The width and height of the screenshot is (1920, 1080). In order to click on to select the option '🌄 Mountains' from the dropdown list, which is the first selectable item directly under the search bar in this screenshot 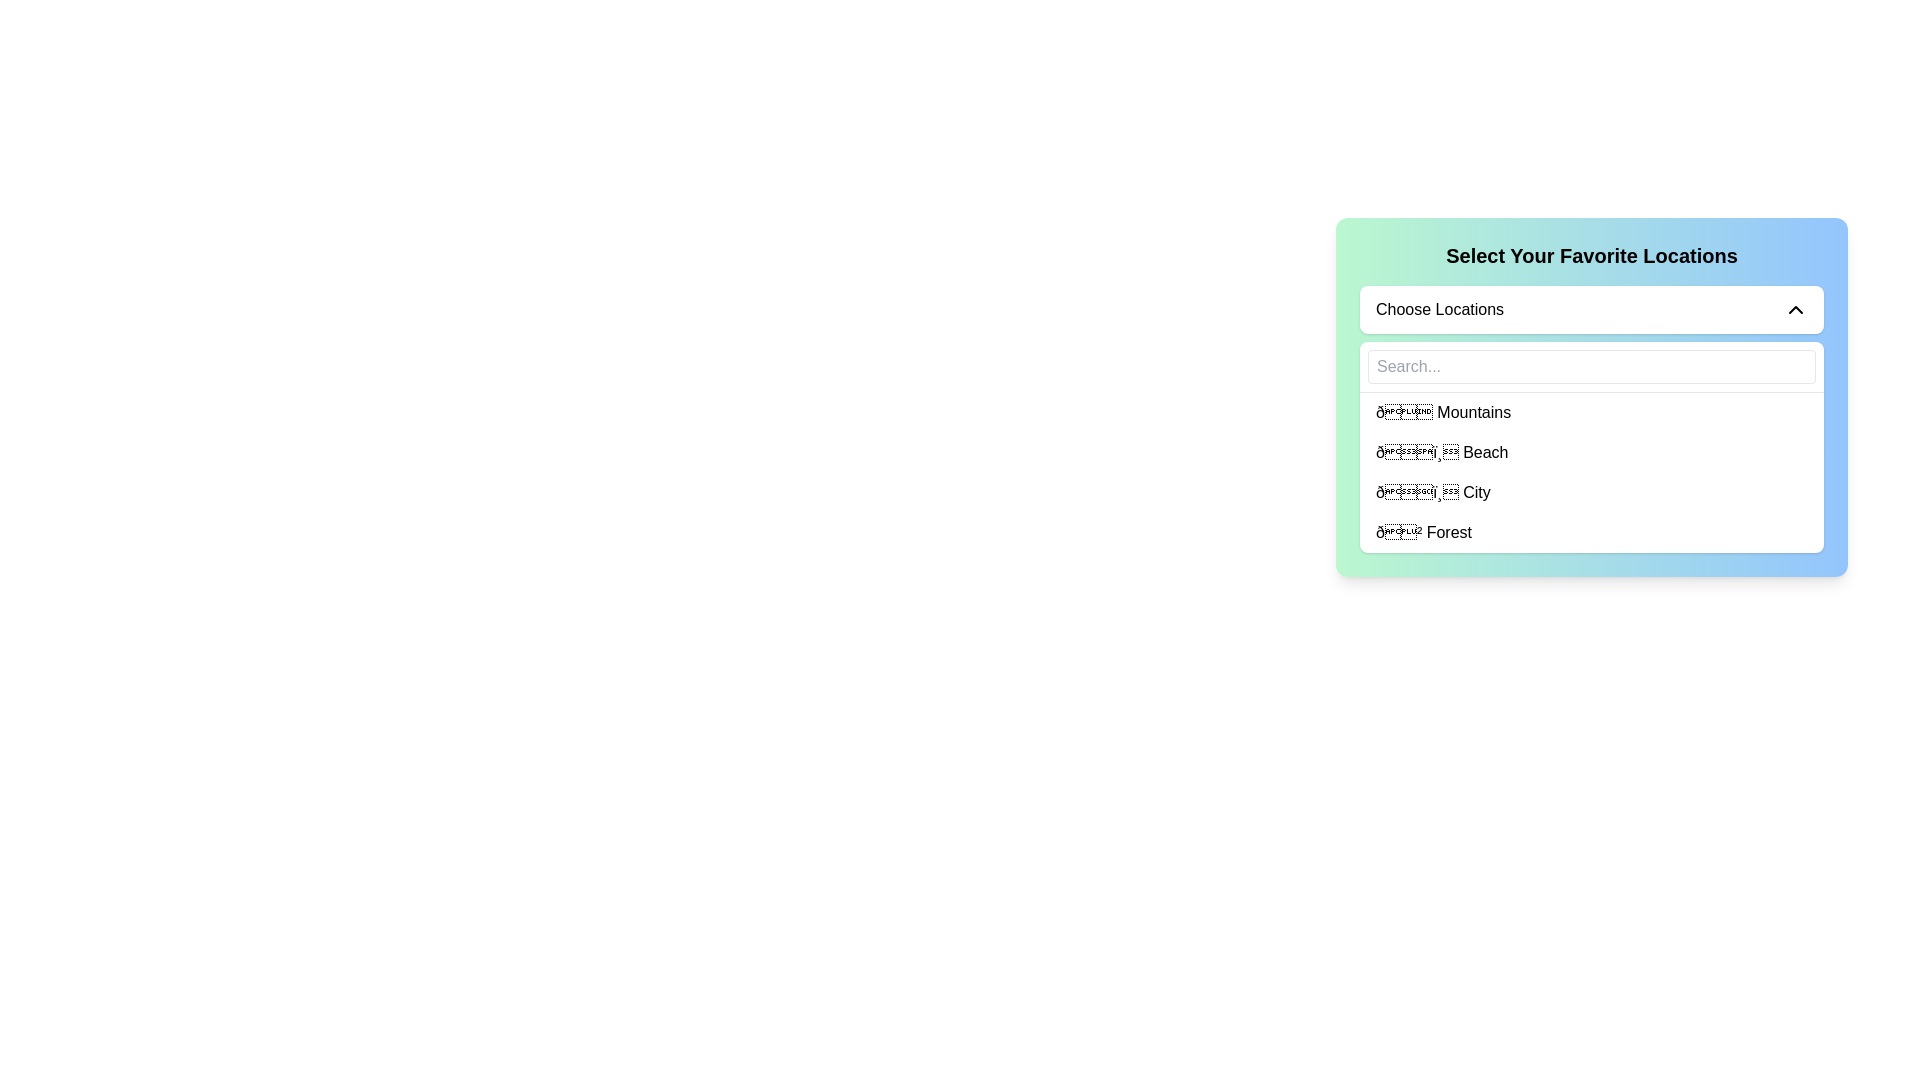, I will do `click(1591, 411)`.